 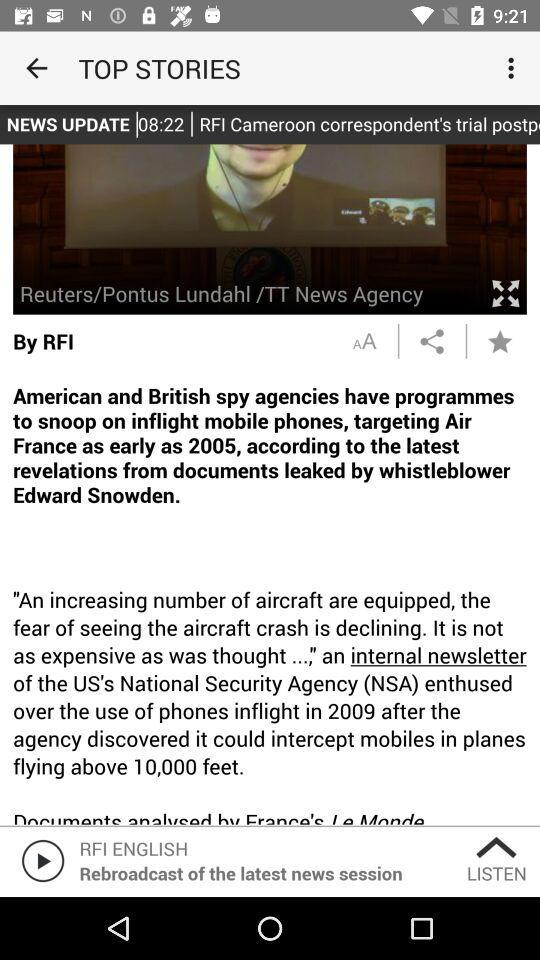 I want to click on the star icon, so click(x=499, y=341).